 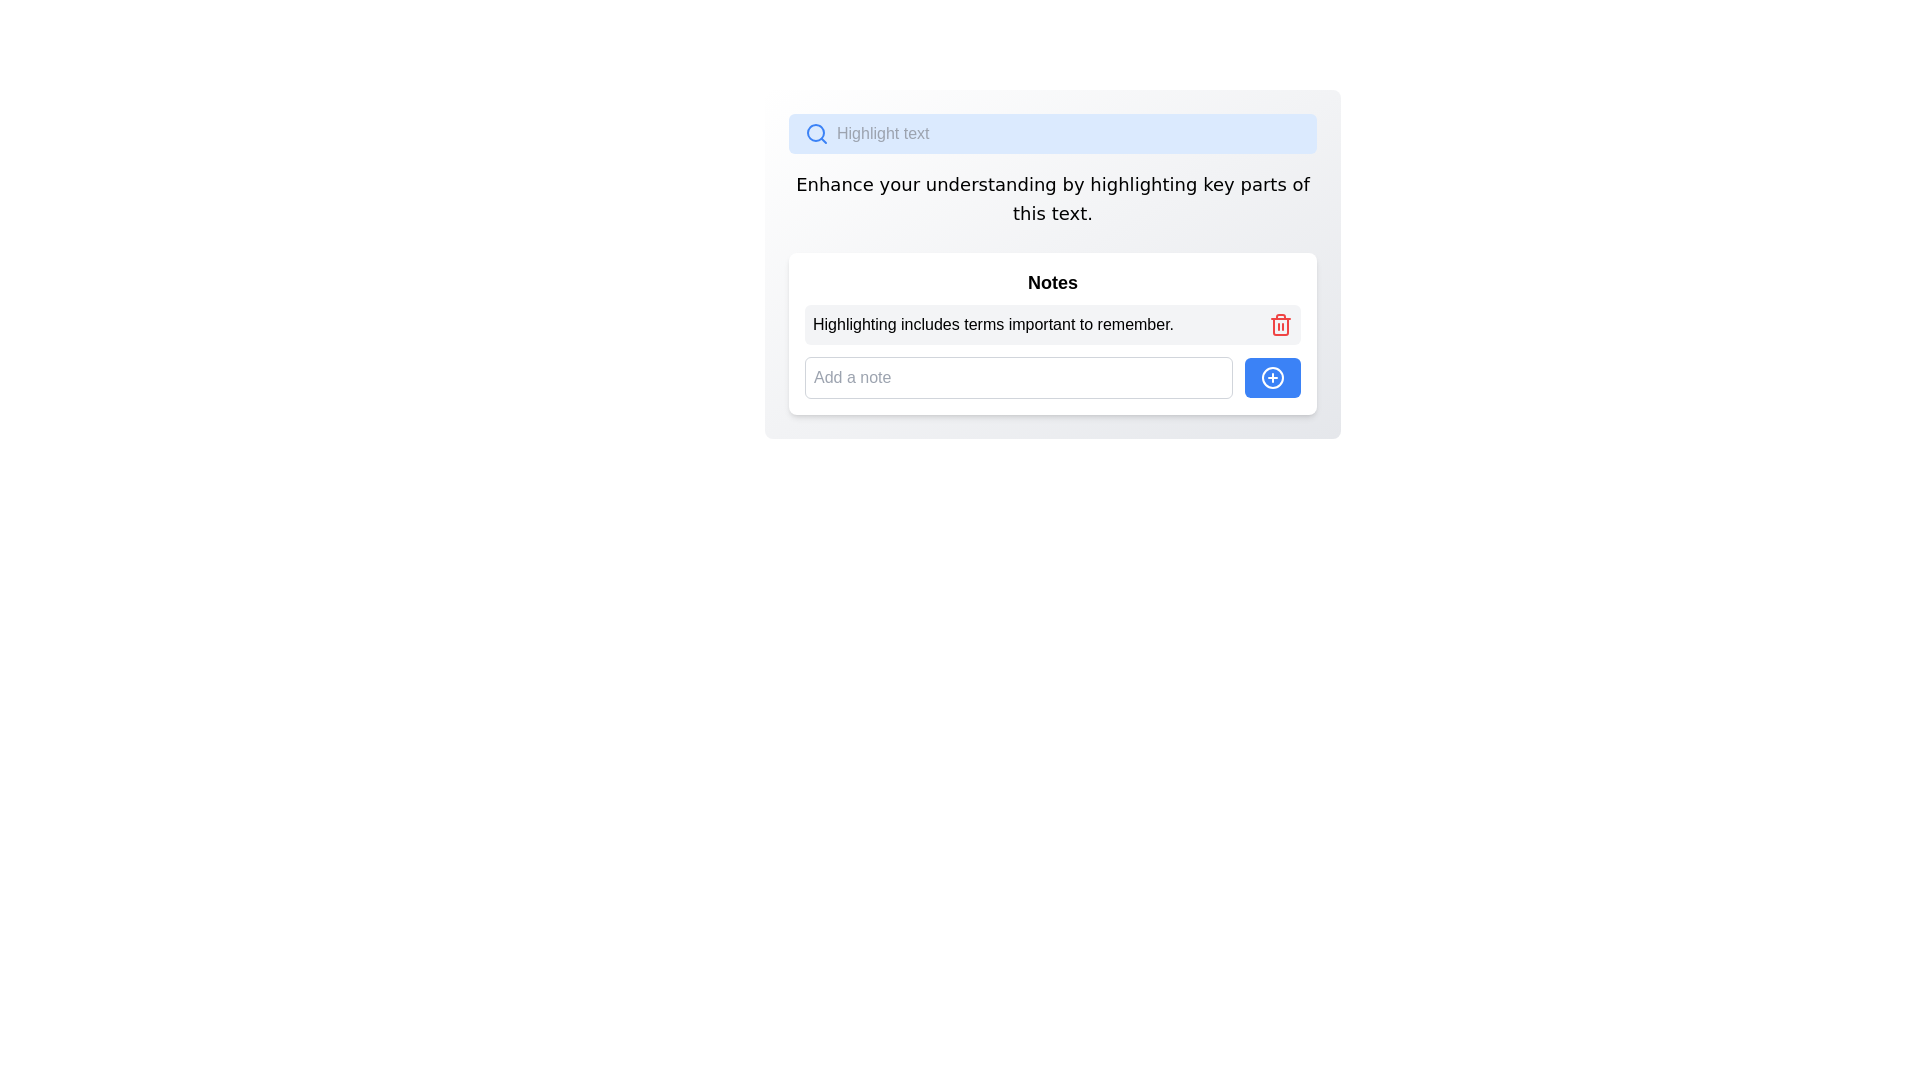 What do you see at coordinates (974, 184) in the screenshot?
I see `the character 'r' in the word 'understanding' which is part of the sentence 'Enhance your understanding by highlighting key parts of this text.'` at bounding box center [974, 184].